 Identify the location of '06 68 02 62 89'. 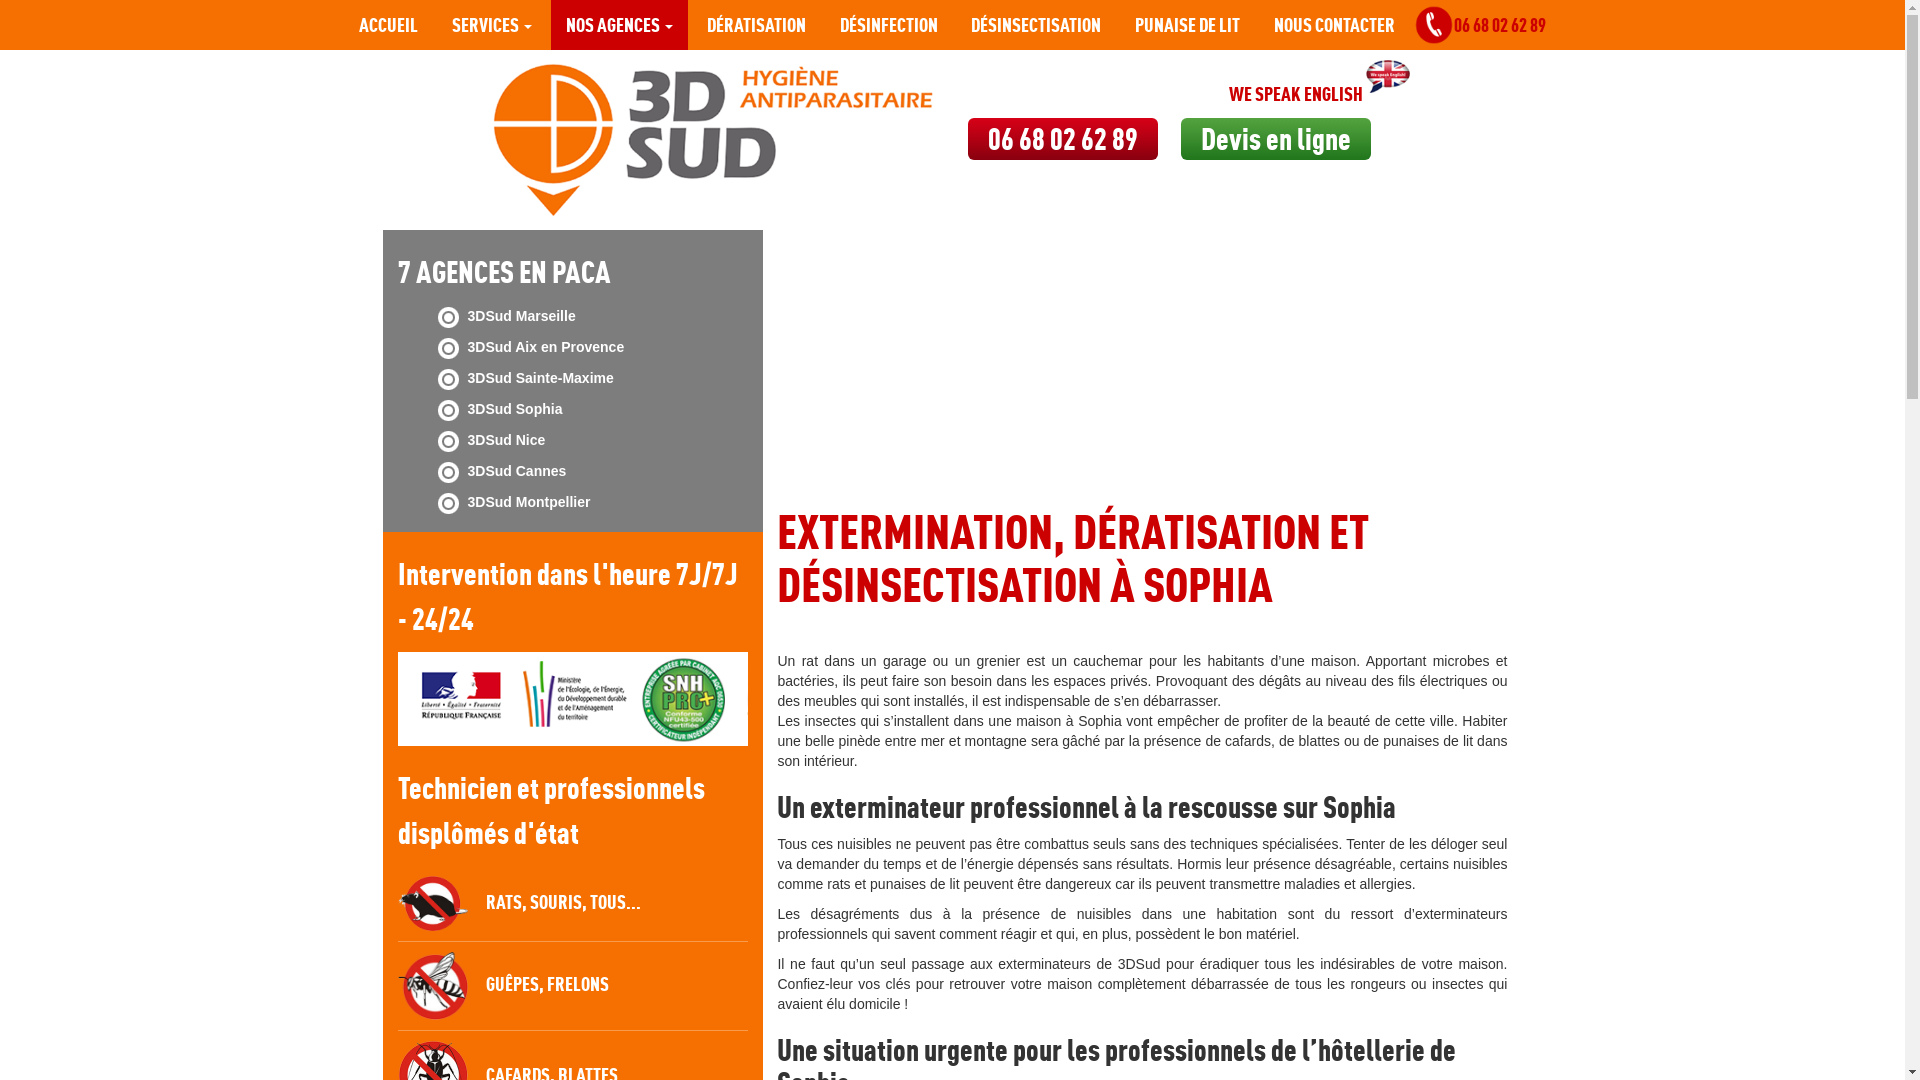
(1487, 24).